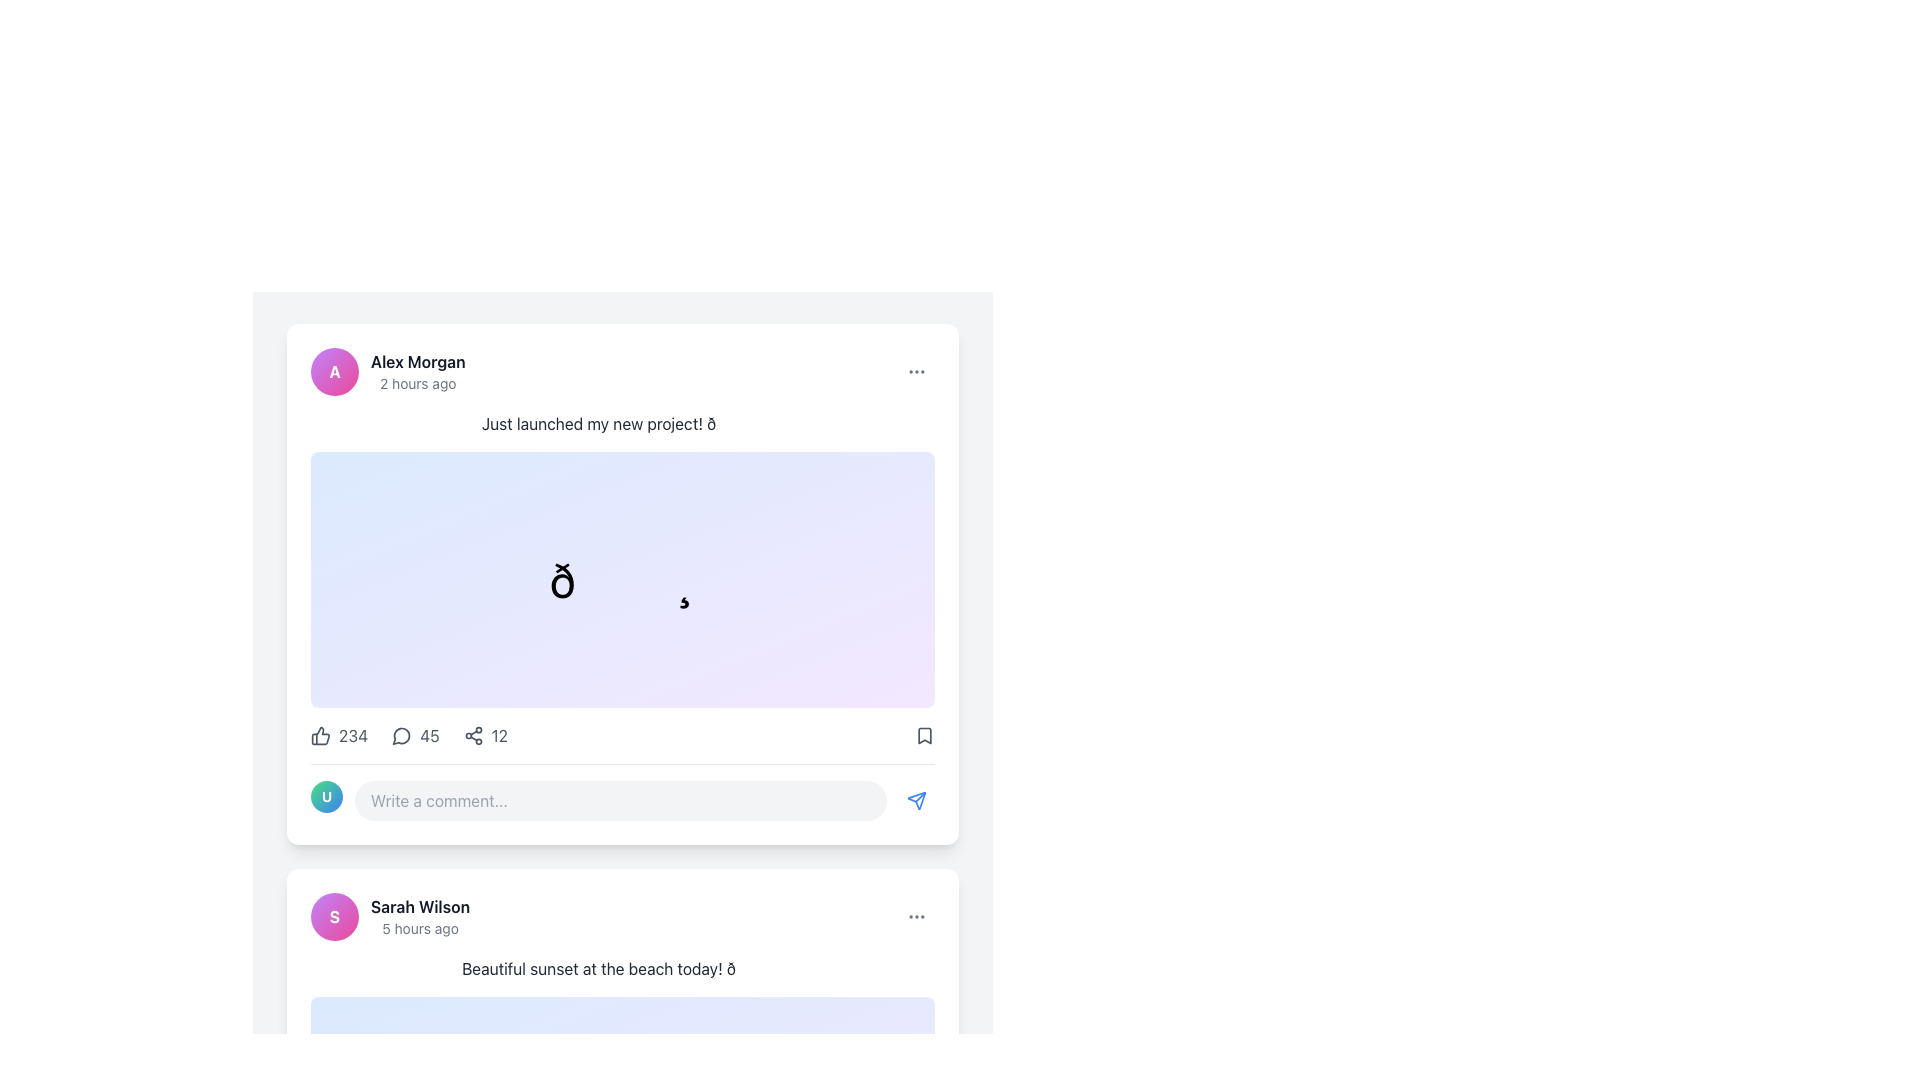 Image resolution: width=1920 pixels, height=1080 pixels. I want to click on the text element stating 'Beautiful sunset at the beach today! 🌅', which is medium gray and located in a post by 'Sarah Wilson', so click(622, 967).